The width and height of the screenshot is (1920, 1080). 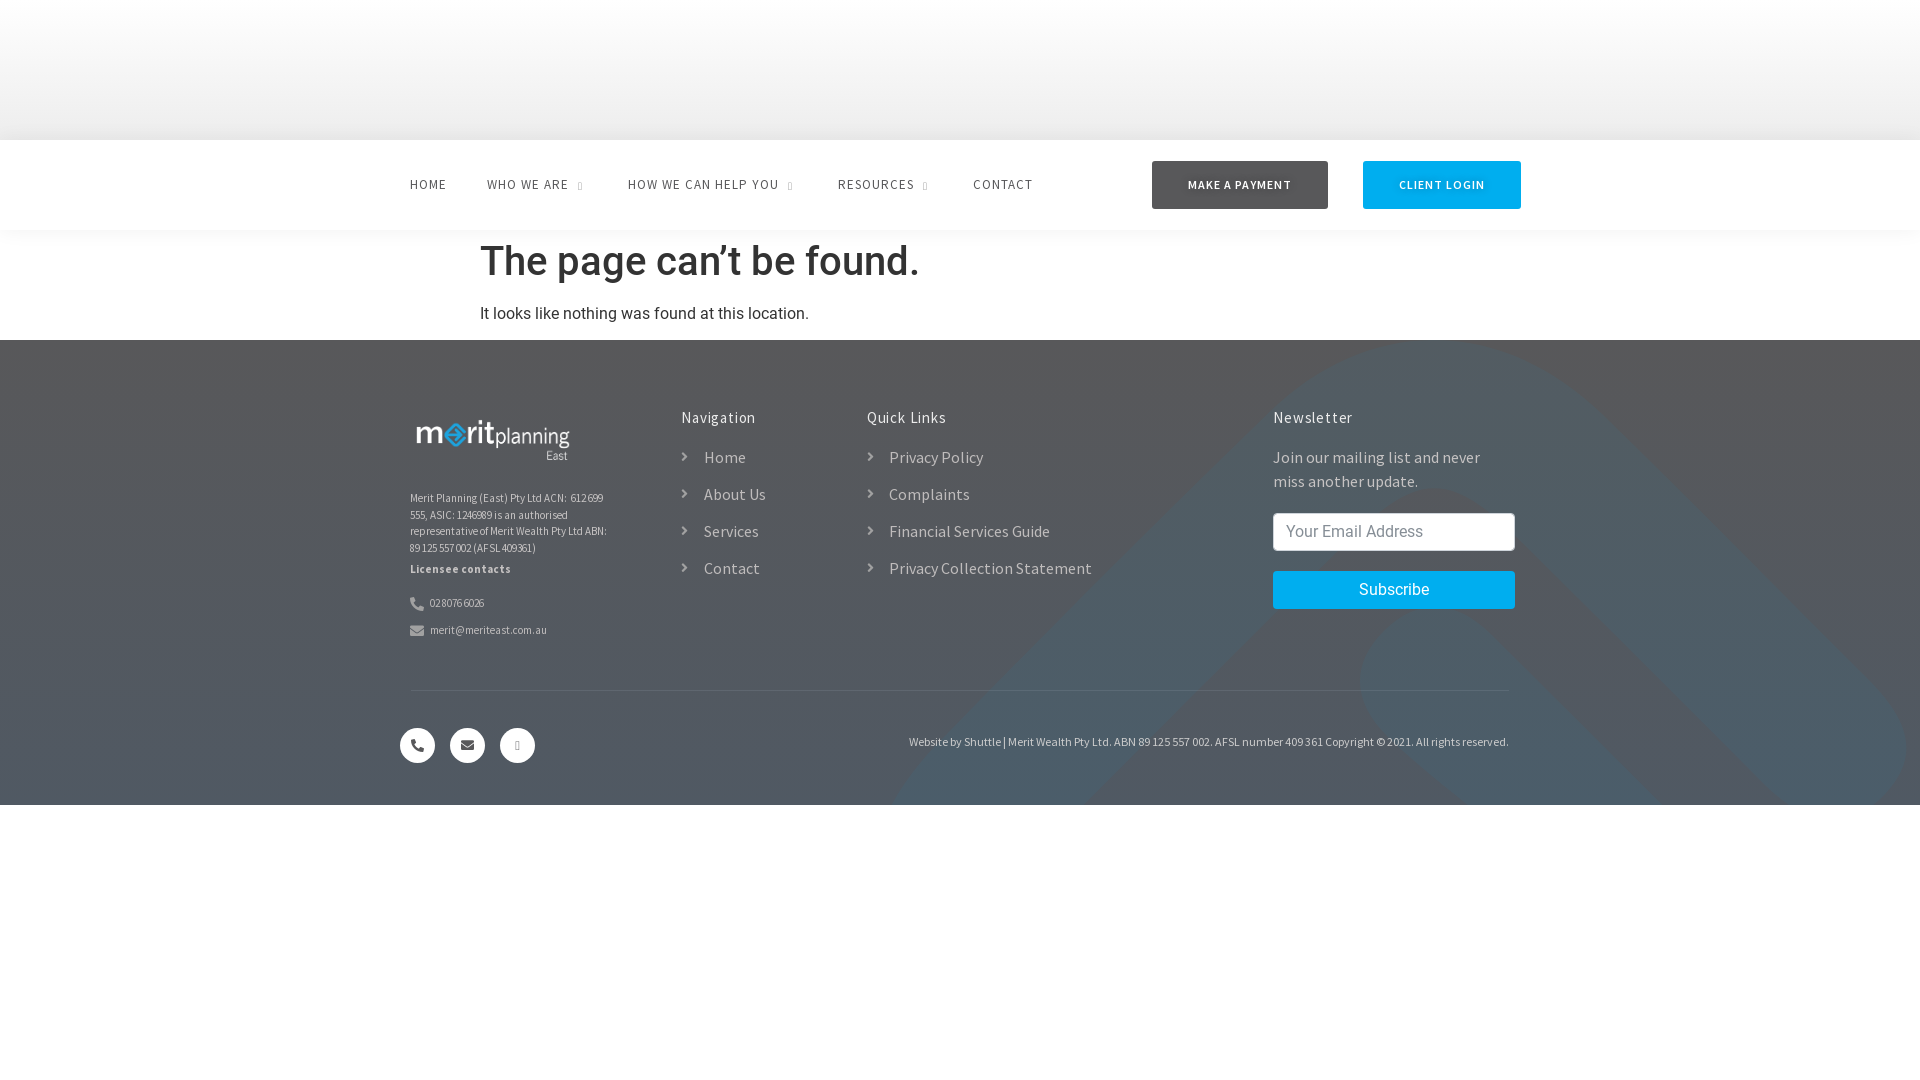 What do you see at coordinates (1003, 185) in the screenshot?
I see `'CONTACT'` at bounding box center [1003, 185].